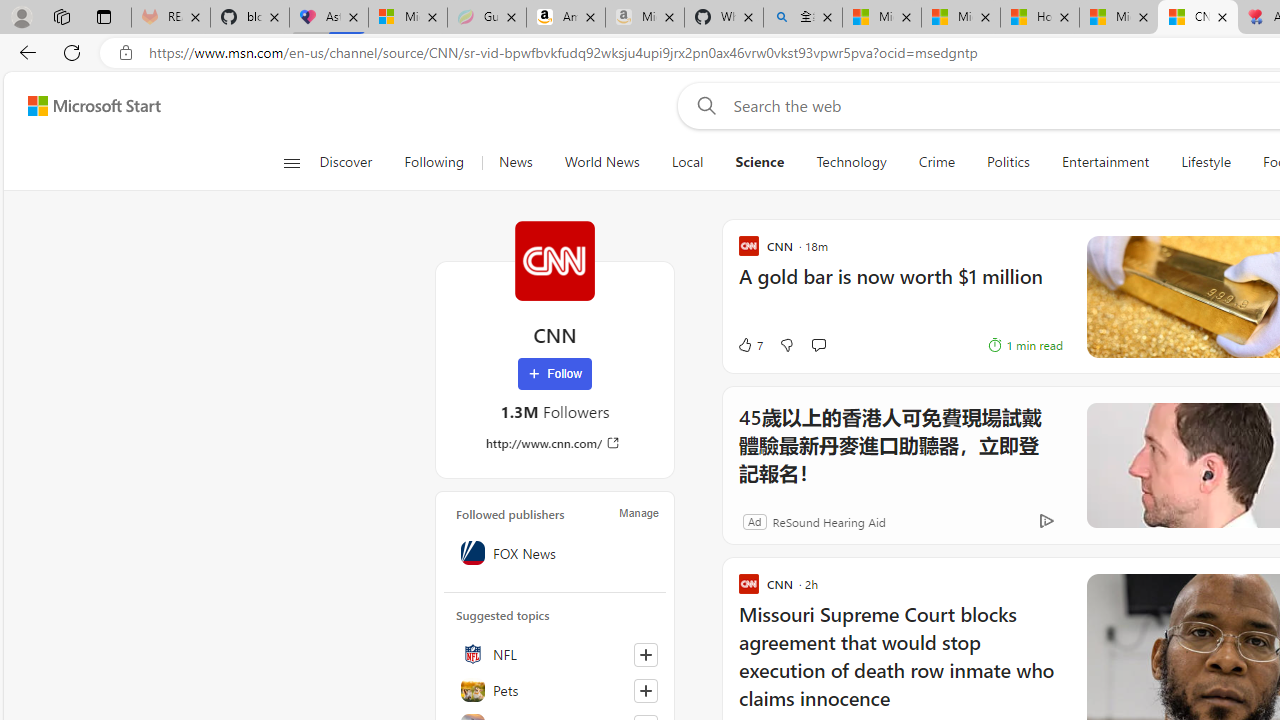 Image resolution: width=1280 pixels, height=720 pixels. Describe the element at coordinates (1040, 17) in the screenshot. I see `'How I Got Rid of Microsoft Edge'` at that location.